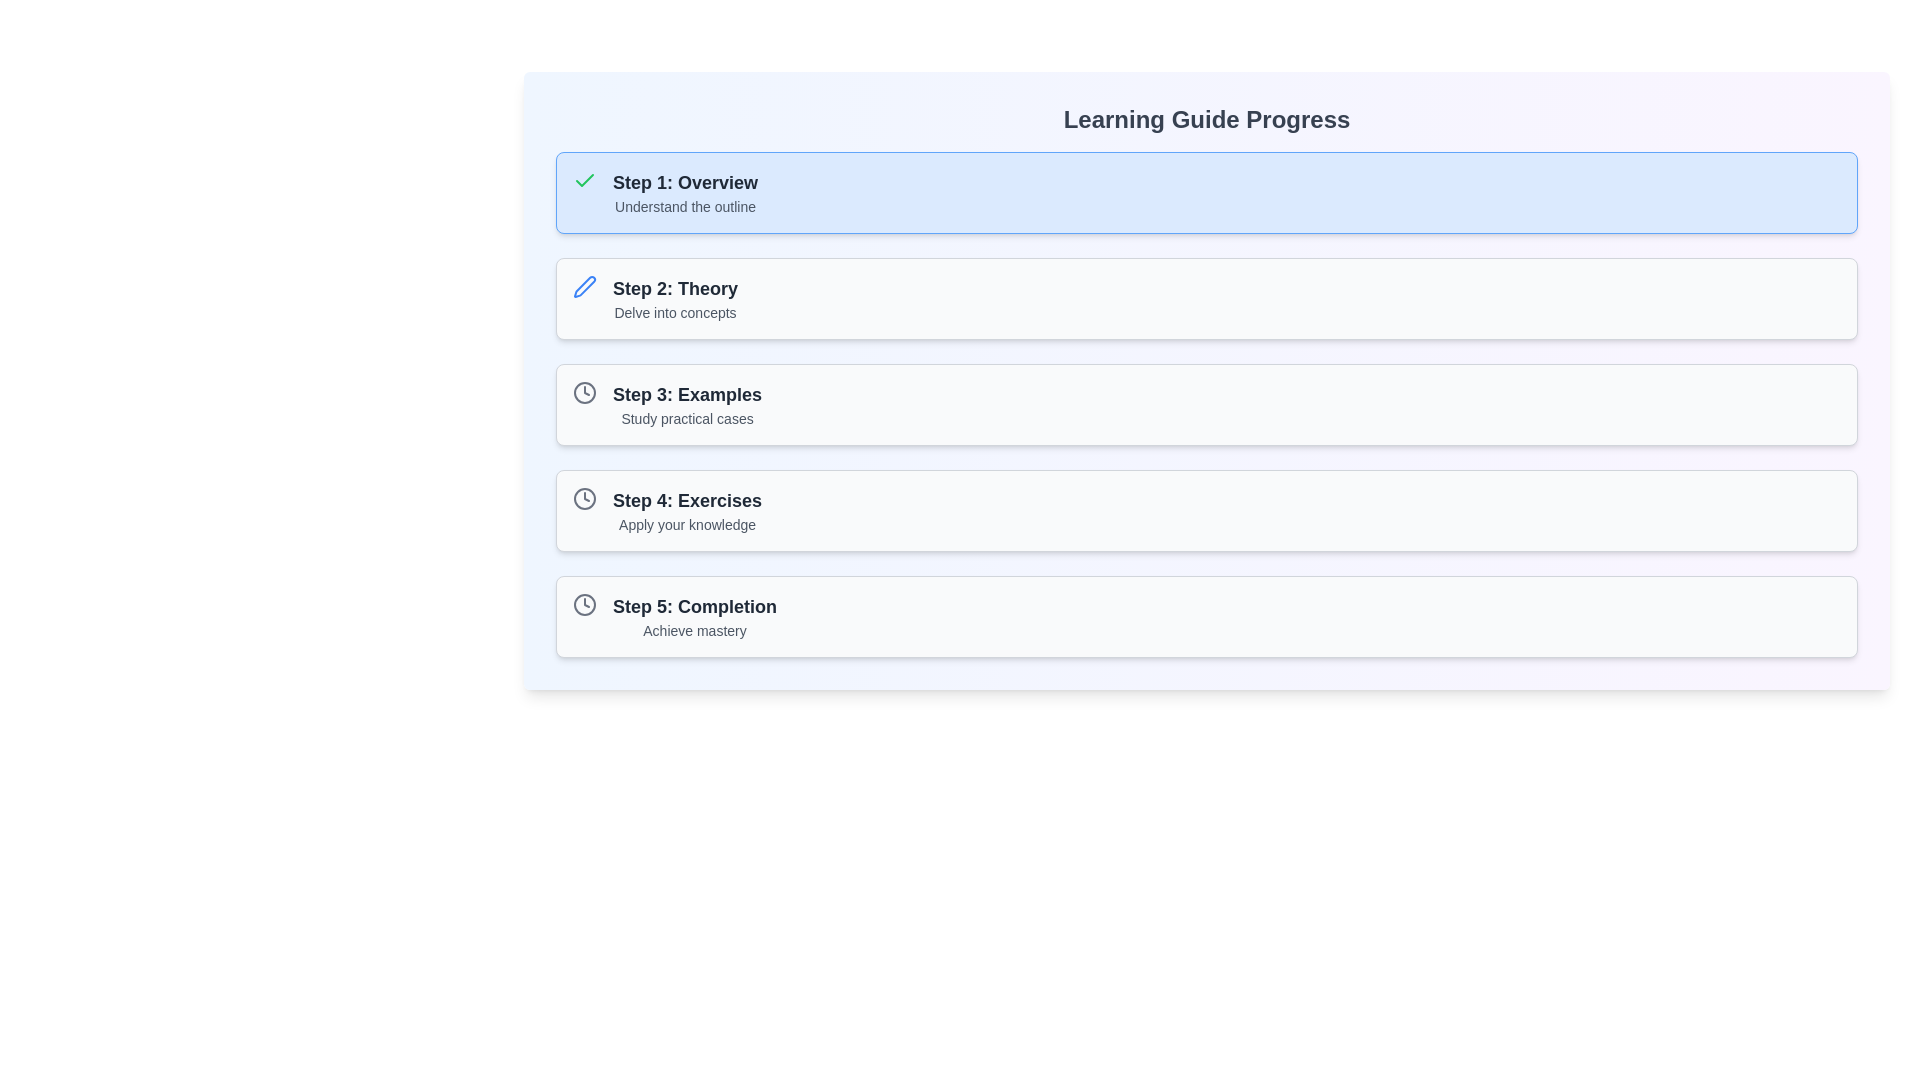  Describe the element at coordinates (584, 286) in the screenshot. I see `the blue pen icon located on the left side of the text in the 'Step 2: Theory' card of the progression guide` at that location.